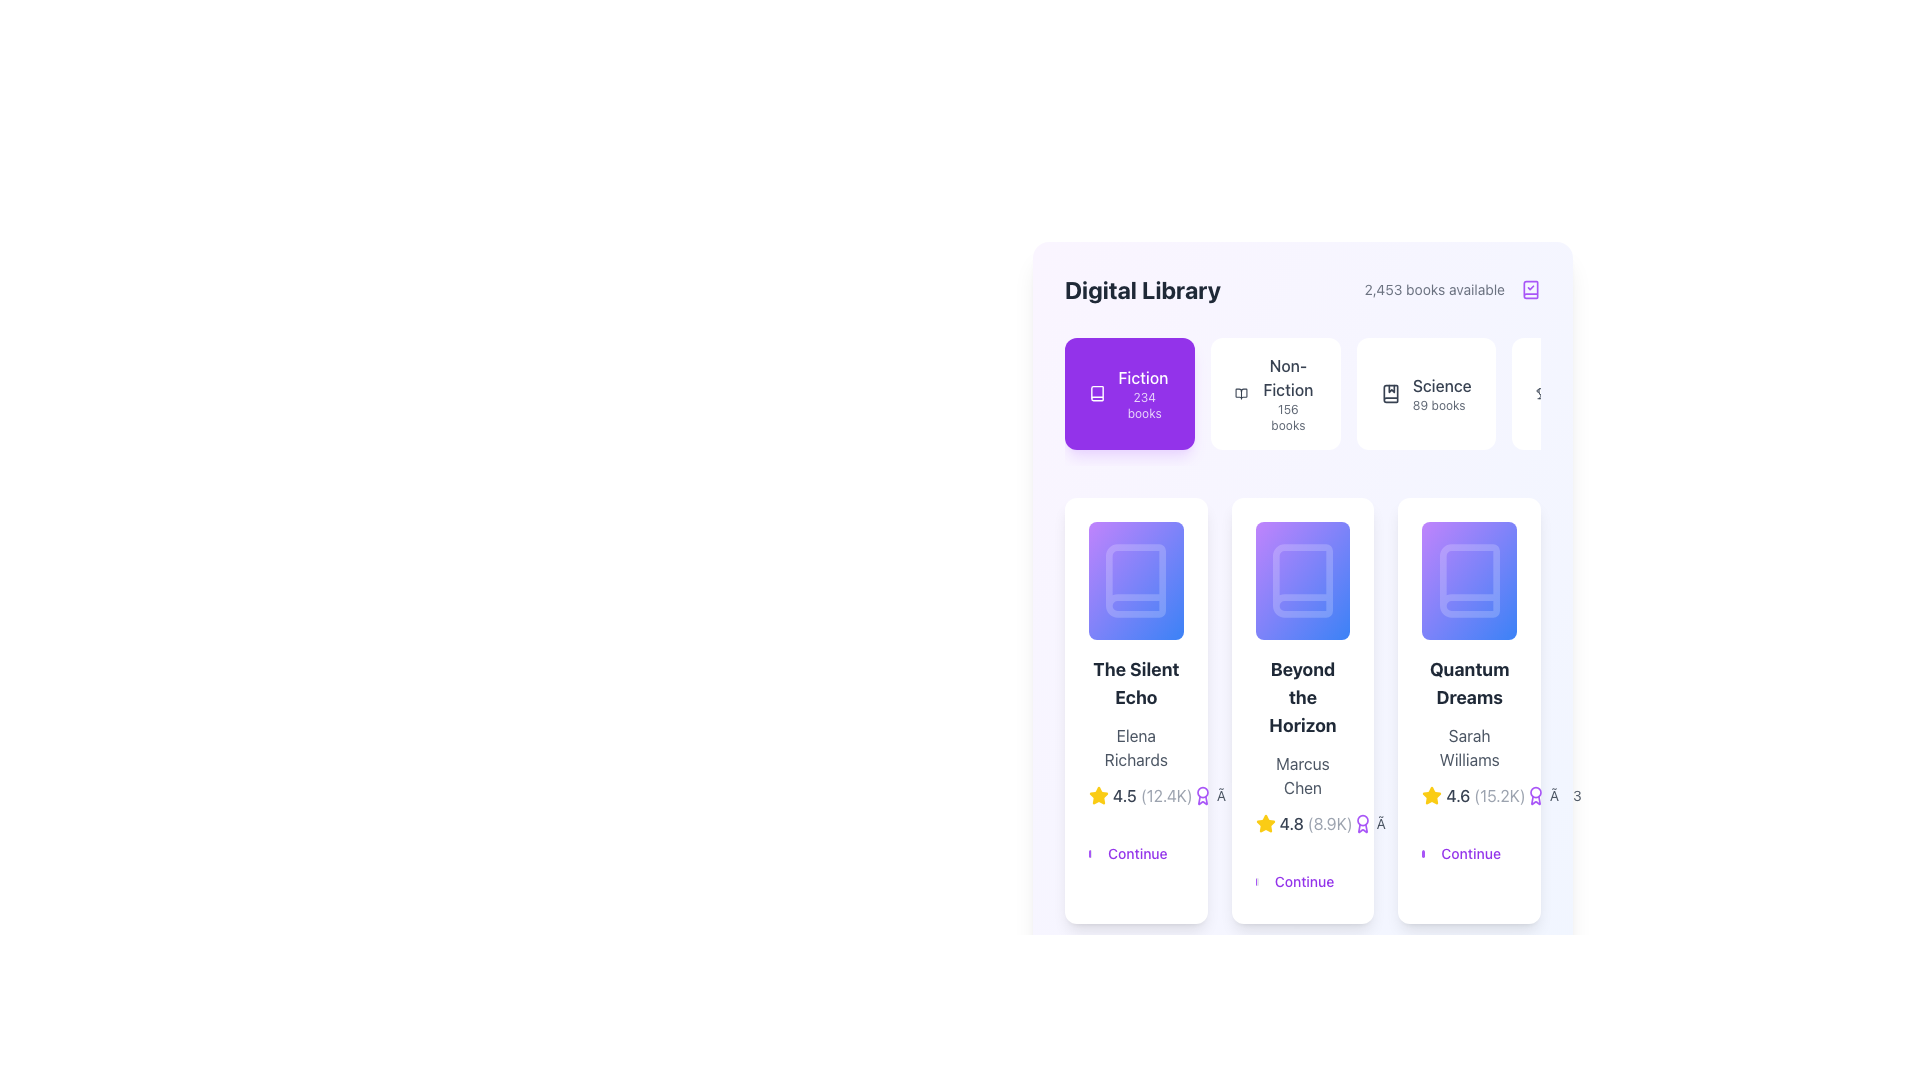  Describe the element at coordinates (1147, 675) in the screenshot. I see `the Text Label with Icon located in the digital library section` at that location.